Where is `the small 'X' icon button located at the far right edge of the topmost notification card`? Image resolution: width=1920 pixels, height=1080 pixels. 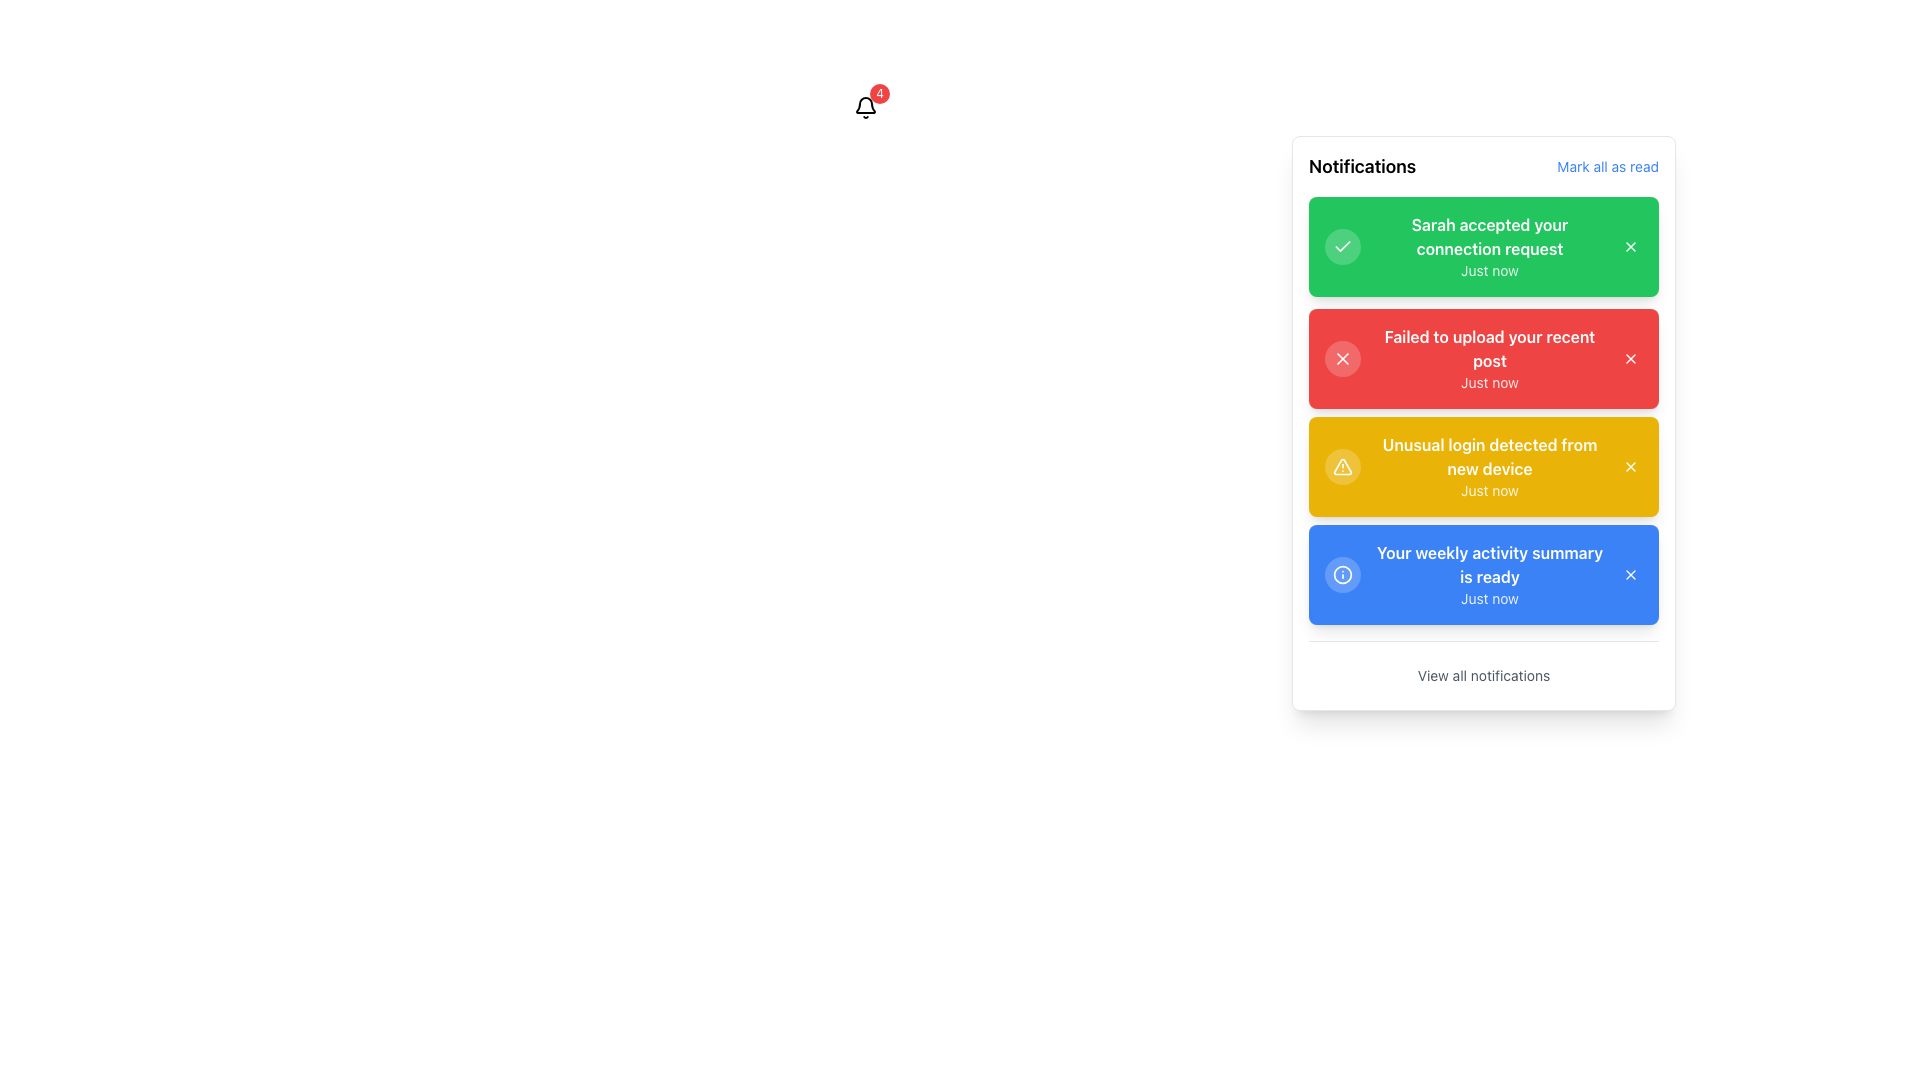
the small 'X' icon button located at the far right edge of the topmost notification card is located at coordinates (1631, 245).